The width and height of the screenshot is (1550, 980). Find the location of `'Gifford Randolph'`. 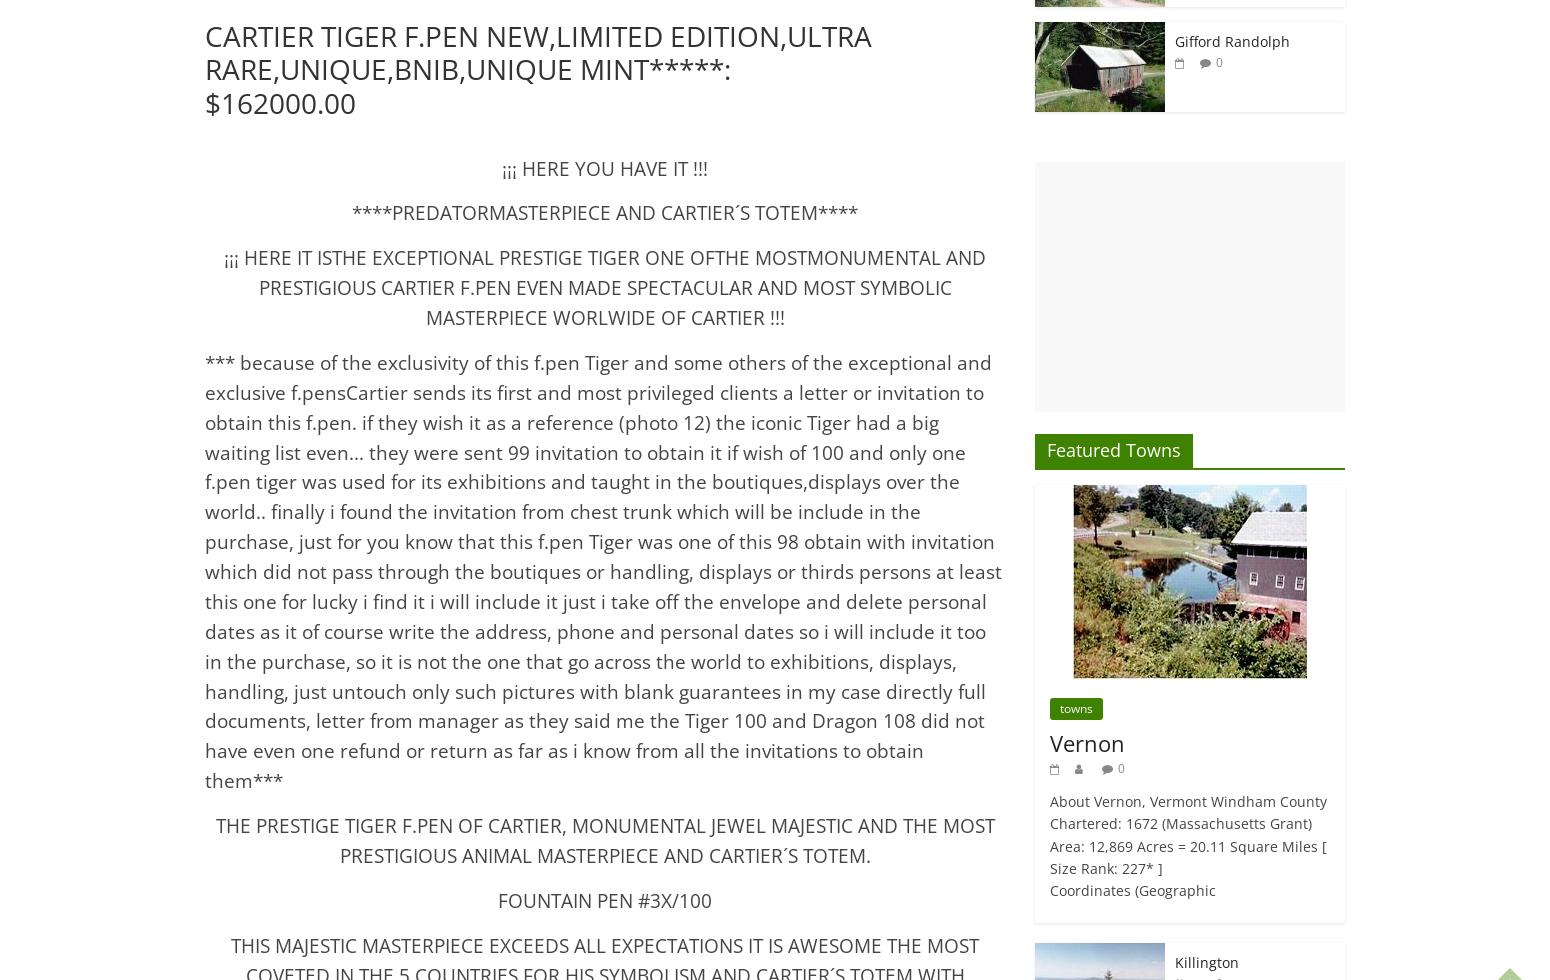

'Gifford Randolph' is located at coordinates (1232, 40).